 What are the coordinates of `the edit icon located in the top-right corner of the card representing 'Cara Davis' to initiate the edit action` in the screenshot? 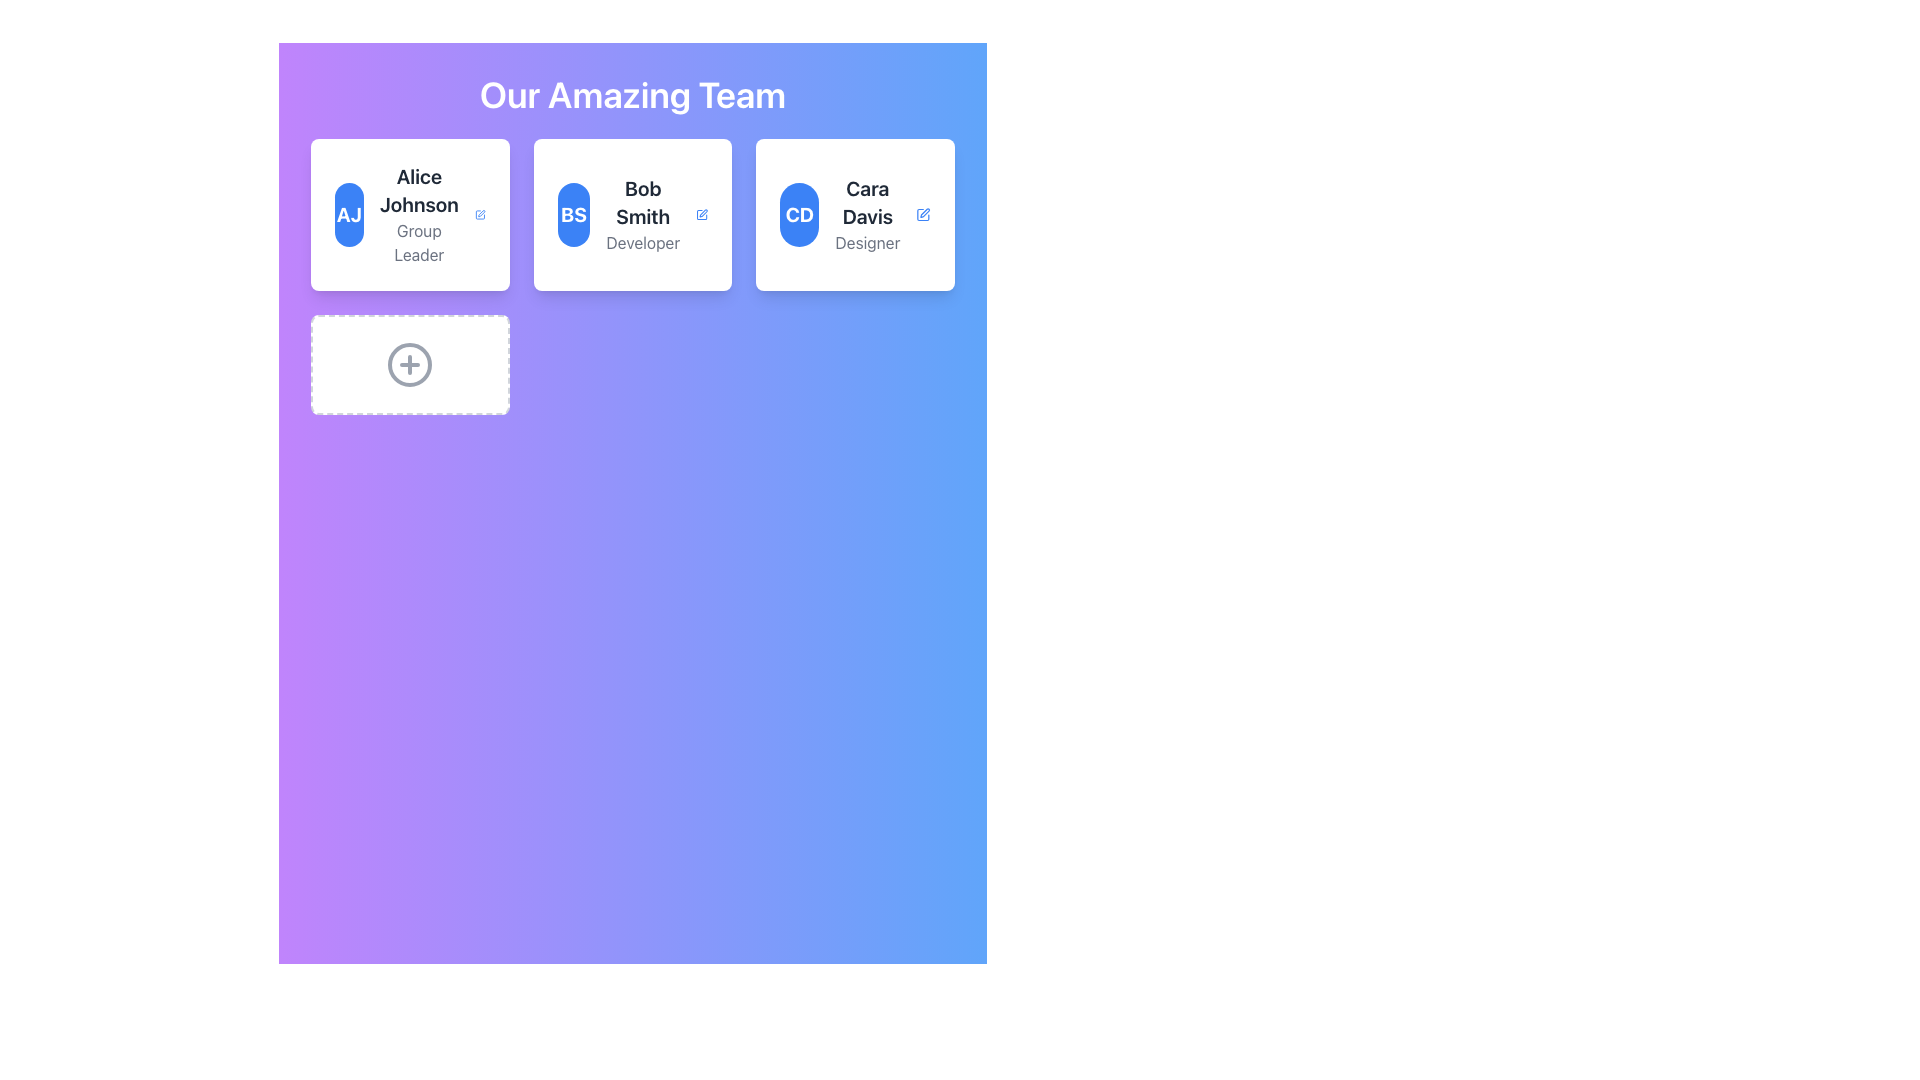 It's located at (922, 215).